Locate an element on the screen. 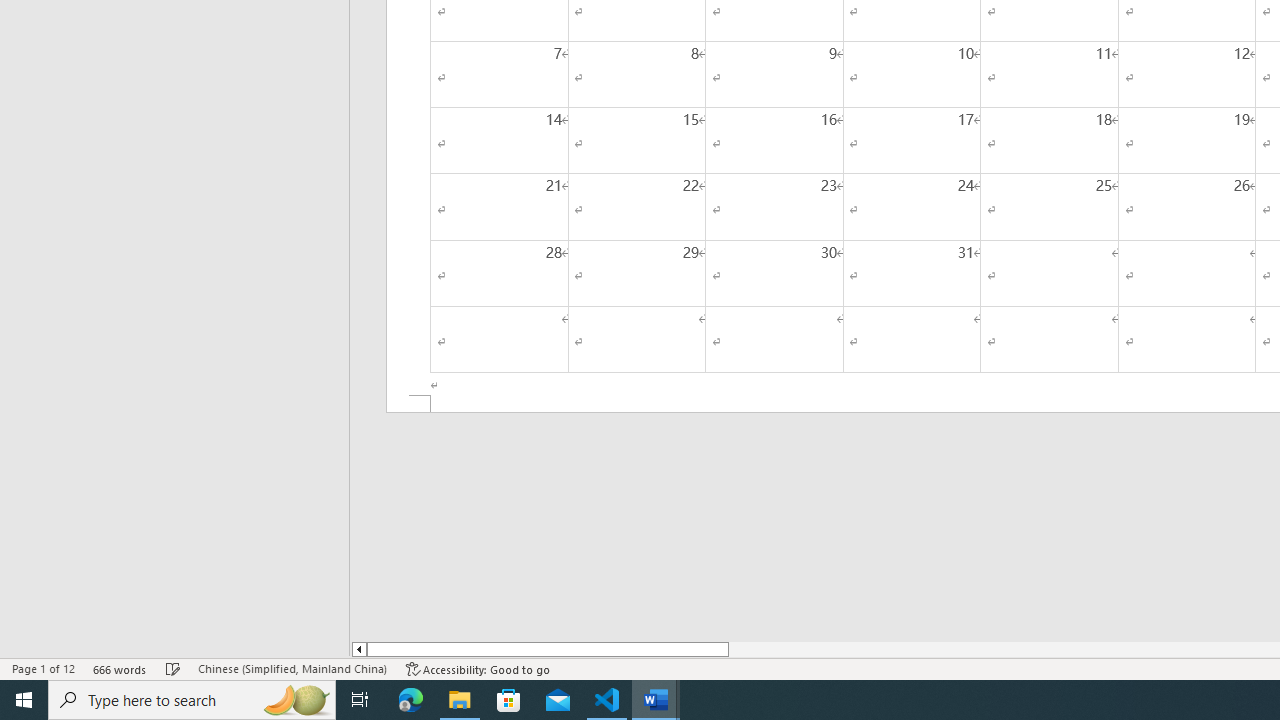 The image size is (1280, 720). 'Spelling and Grammar Check Checking' is located at coordinates (173, 669).